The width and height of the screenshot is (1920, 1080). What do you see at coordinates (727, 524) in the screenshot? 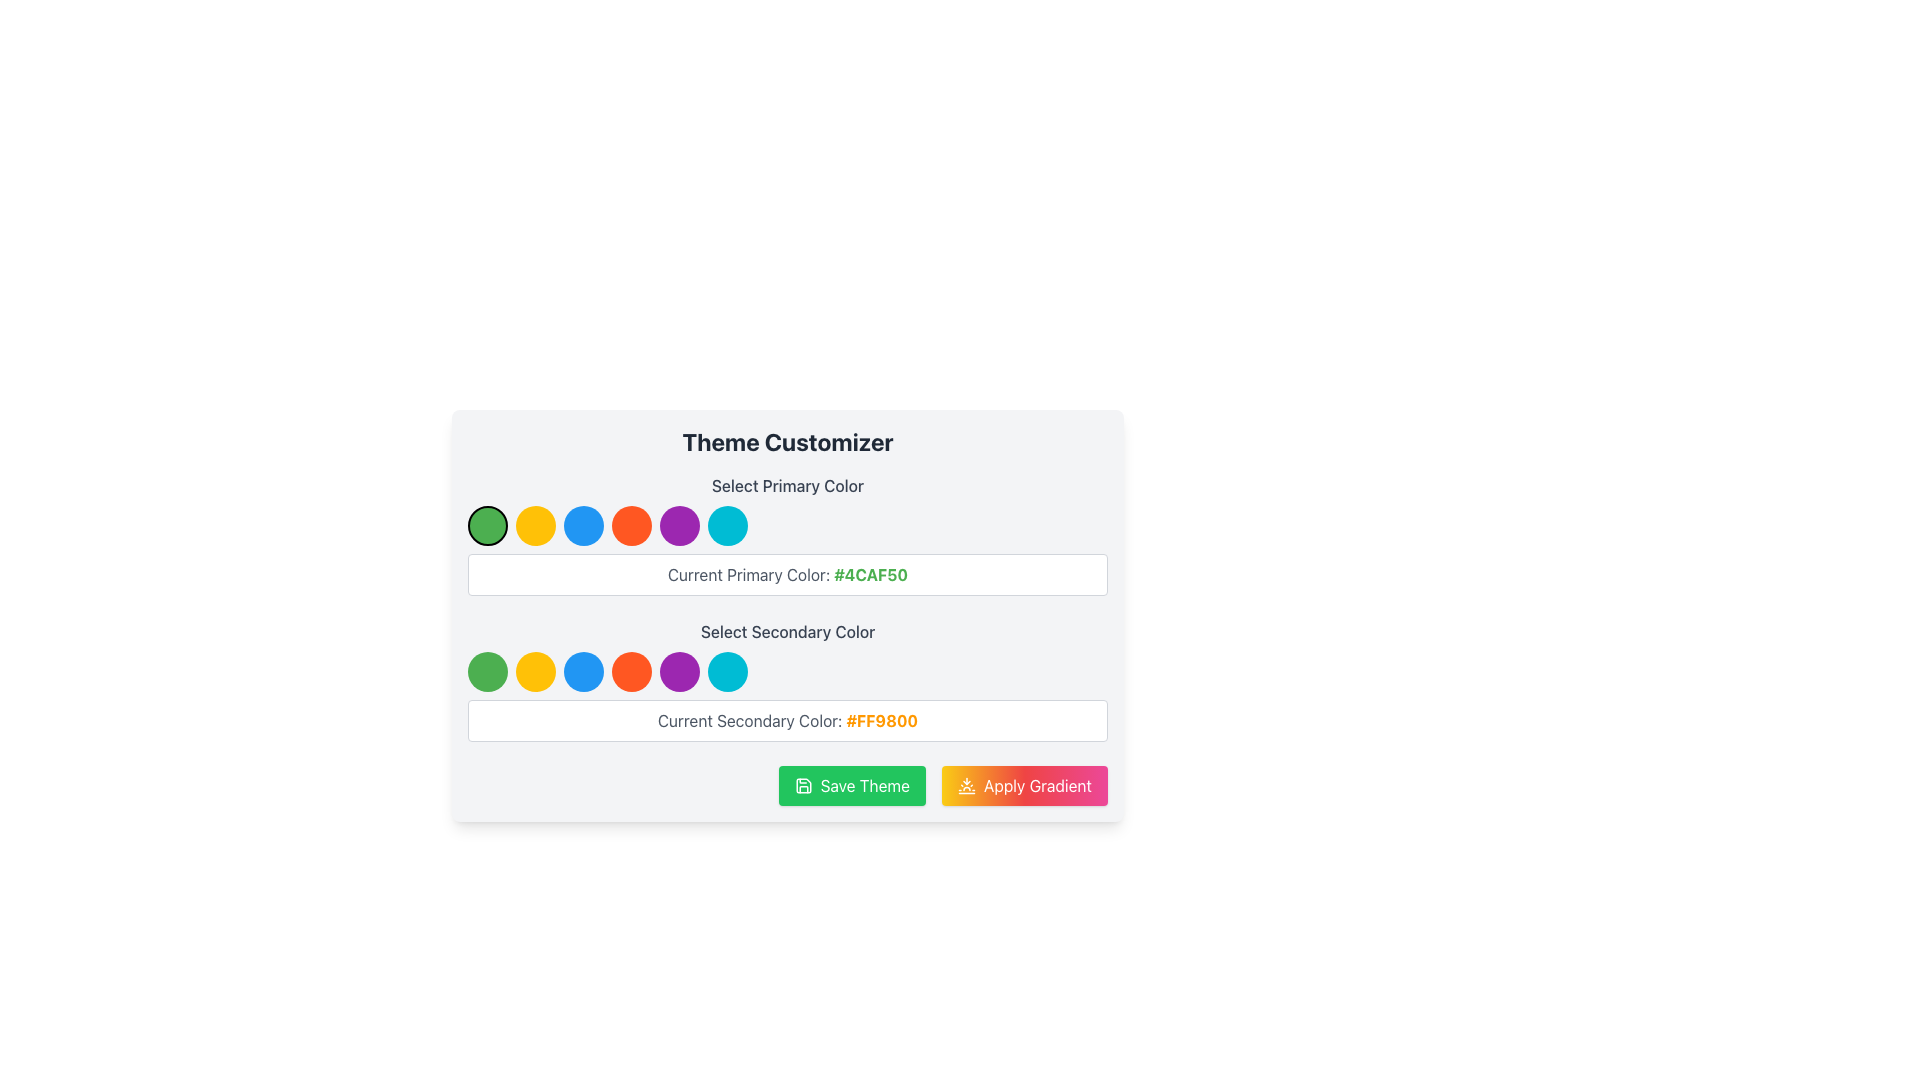
I see `the sixth circular selectable color option with a cyan blue fill color in the Theme Customizer section` at bounding box center [727, 524].